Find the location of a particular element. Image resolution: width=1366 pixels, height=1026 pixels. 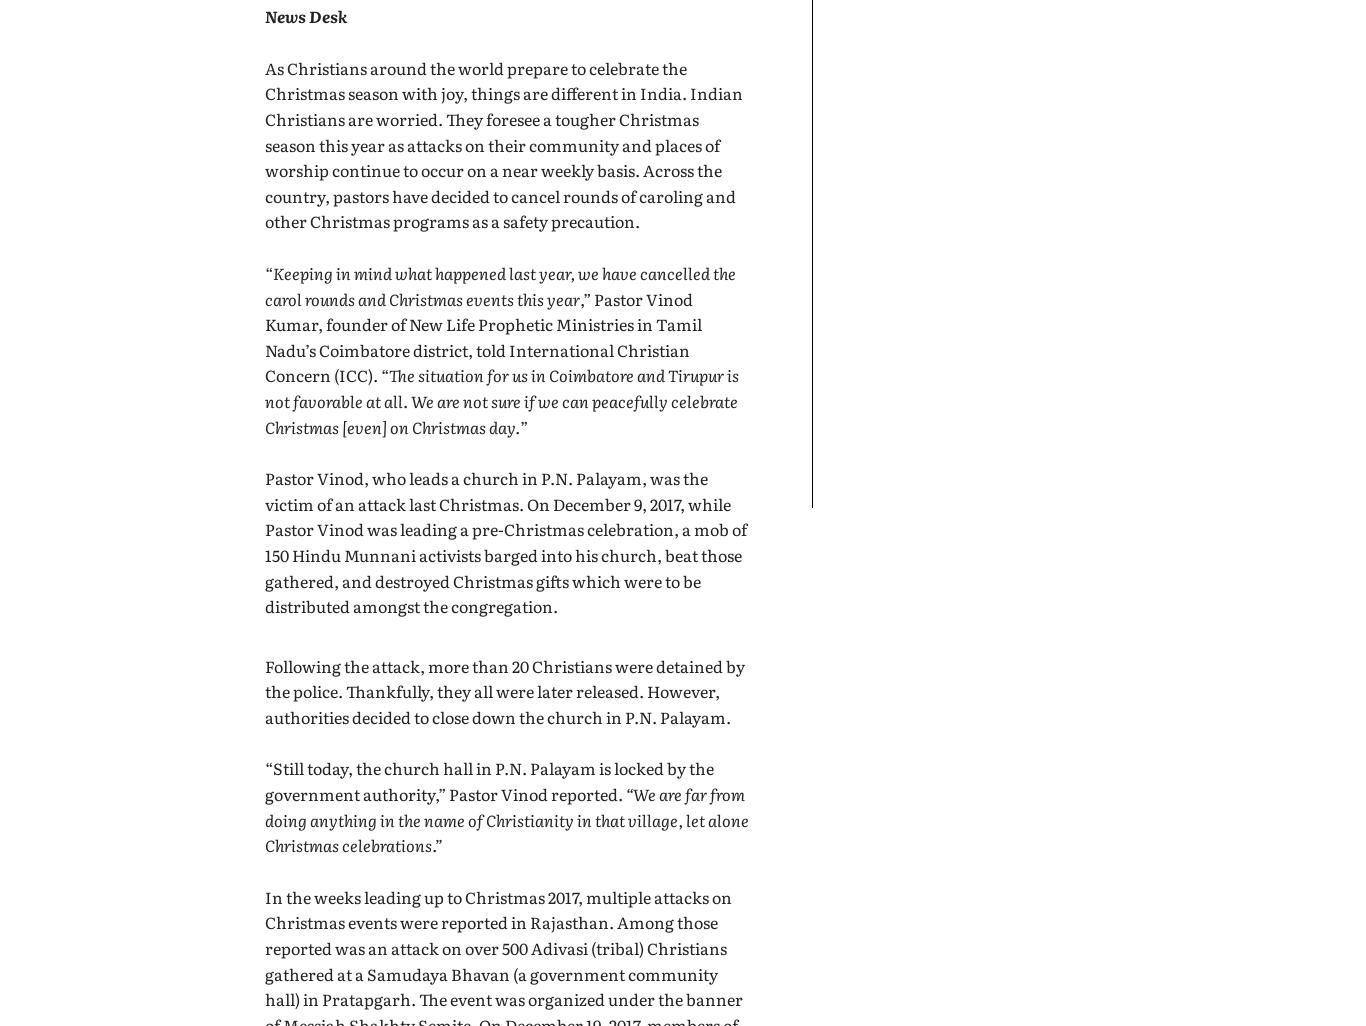

'Keeping in mind what happened last year, we have cancelled the carol rounds and Christmas events this year' is located at coordinates (500, 284).